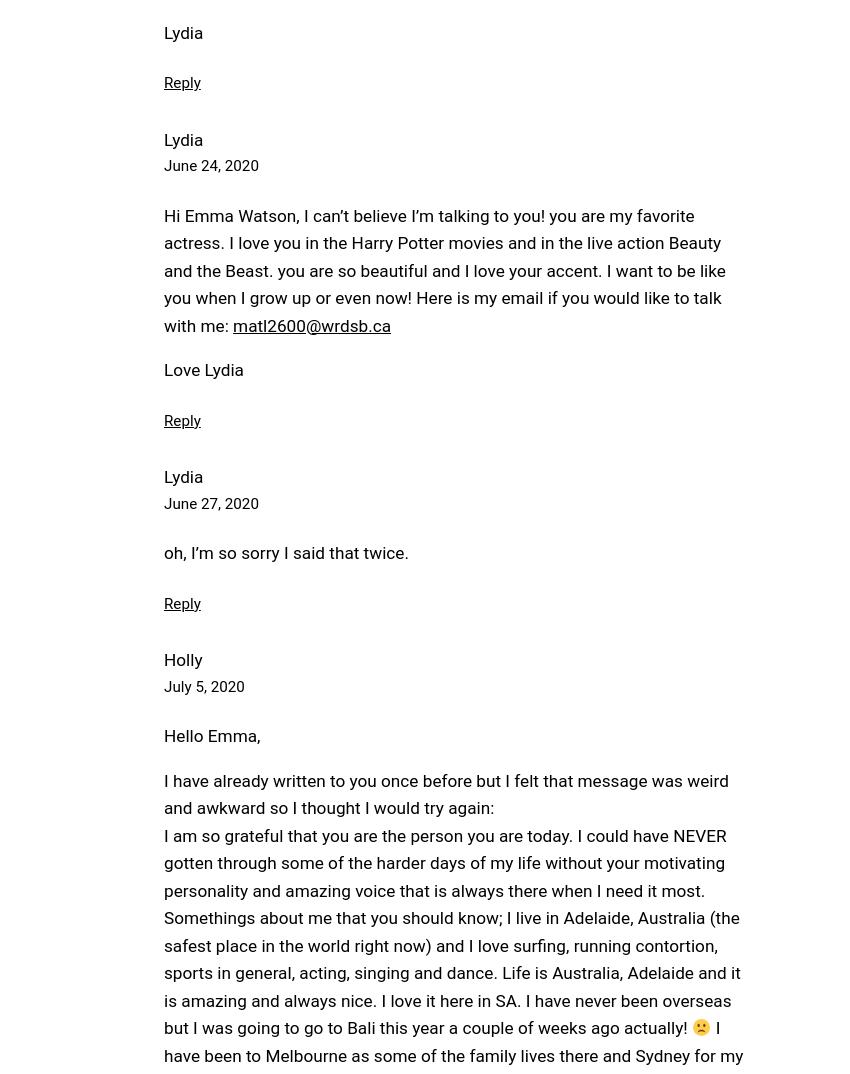 The image size is (850, 1074). Describe the element at coordinates (163, 972) in the screenshot. I see `'Somethings about me that you should know; I live in Adelaide, Australia (the safest place in the world right now) and I love surfing, running contortion, sports in general, acting, singing and dance. Life is Australia, Adelaide and it is amazing and always nice. I love it here in SA. I have never been overseas but I was going to go to Bali this year a couple of weeks ago actually!'` at that location.